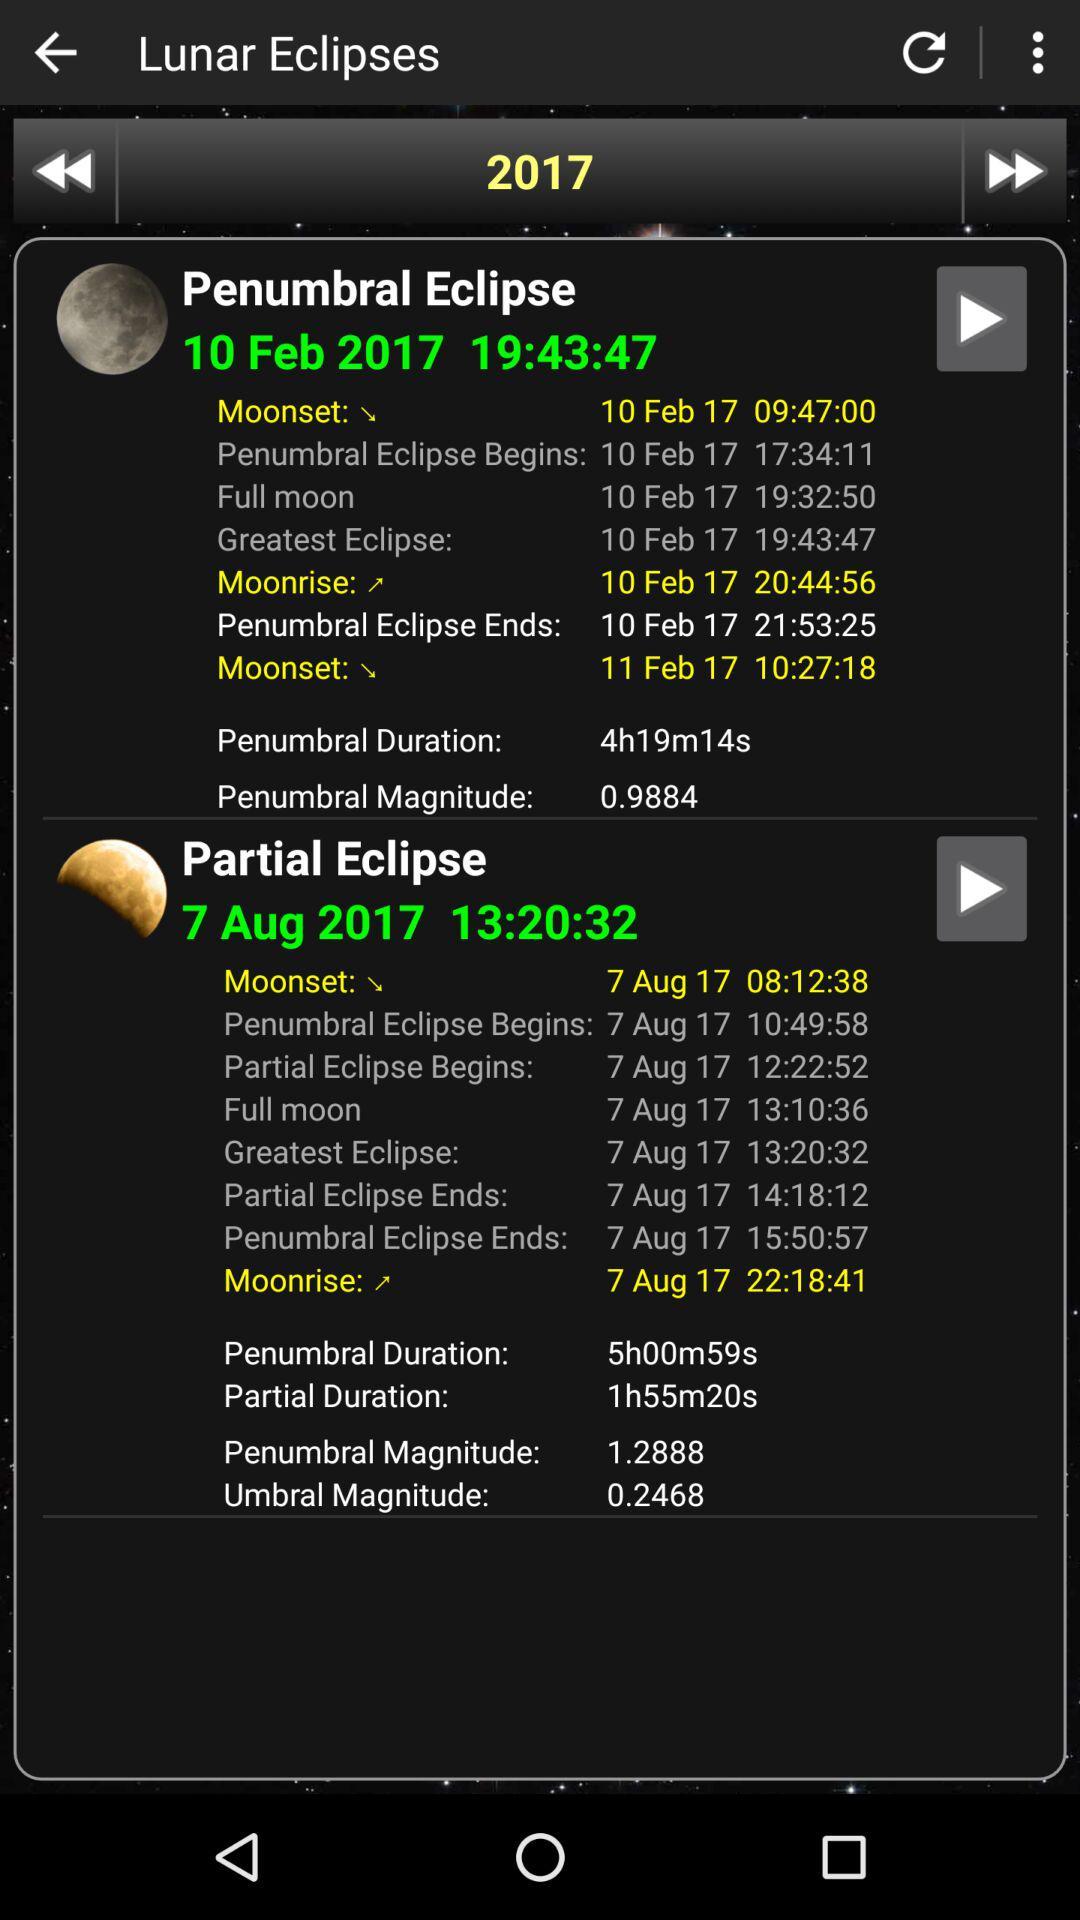  I want to click on item above penumbral duration:, so click(538, 1315).